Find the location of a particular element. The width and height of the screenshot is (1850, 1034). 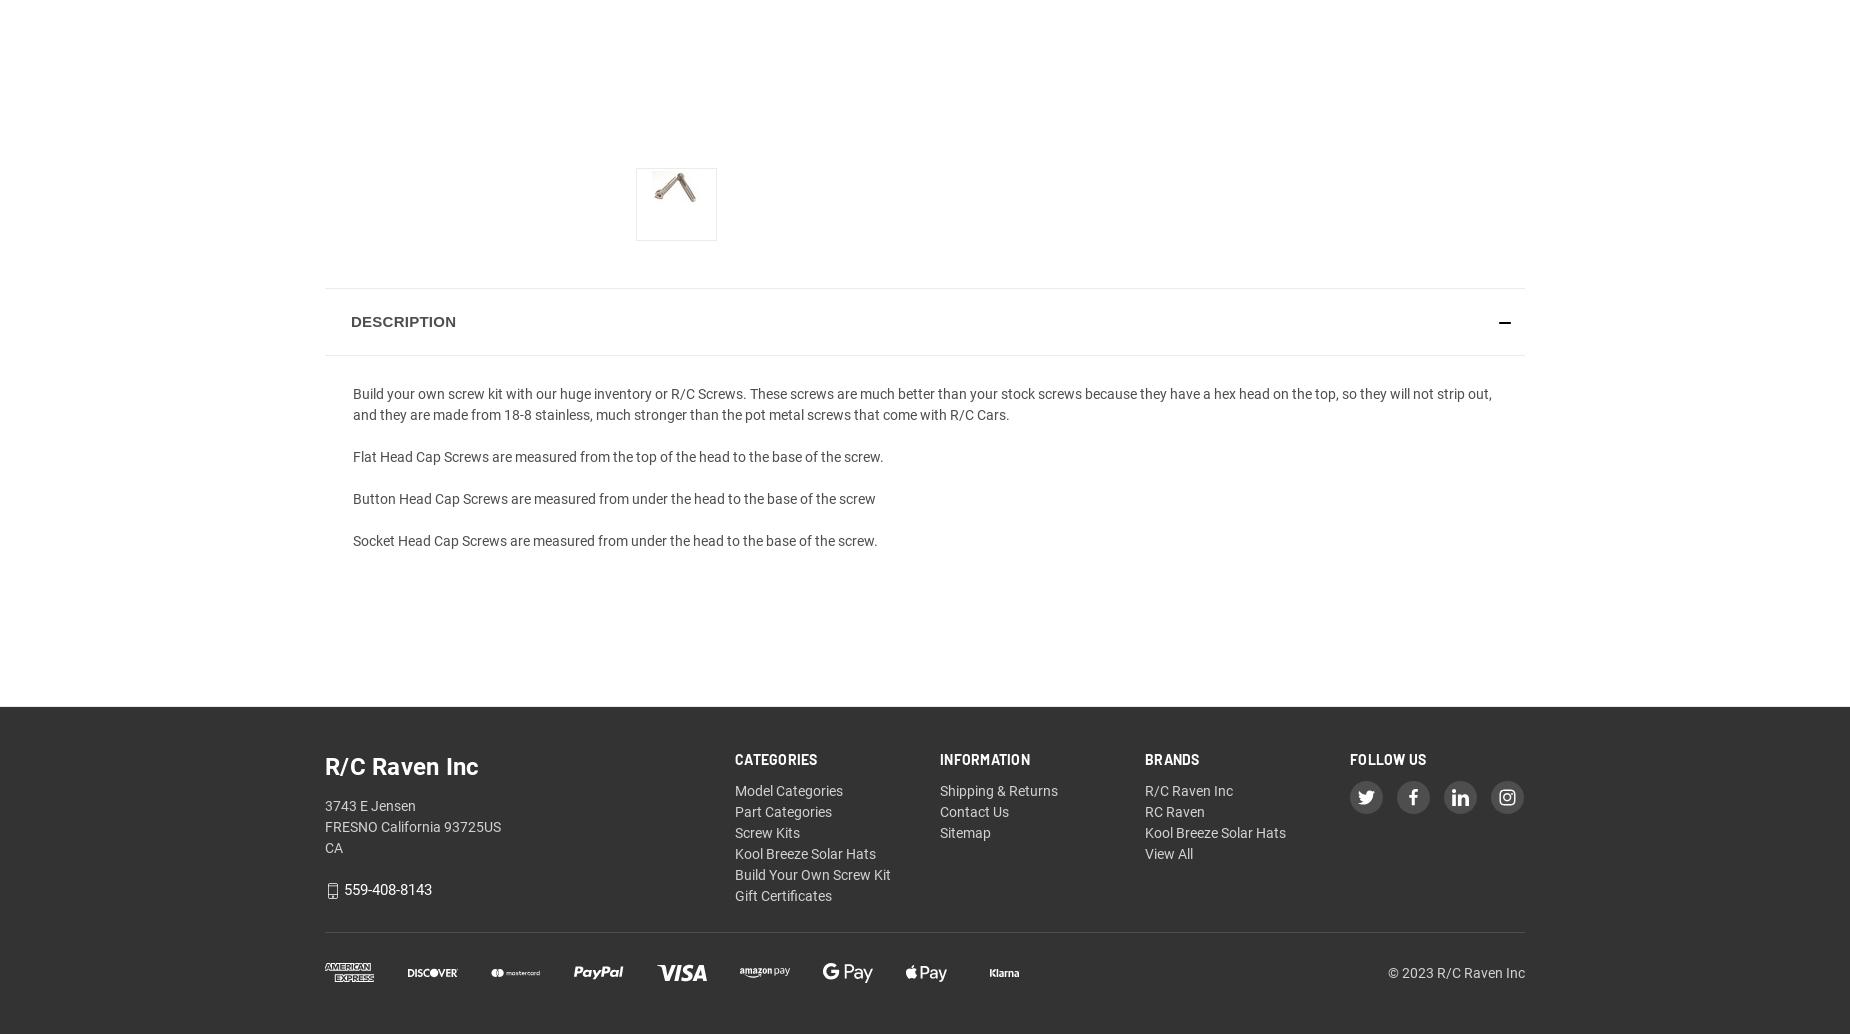

'Contact Us' is located at coordinates (973, 811).